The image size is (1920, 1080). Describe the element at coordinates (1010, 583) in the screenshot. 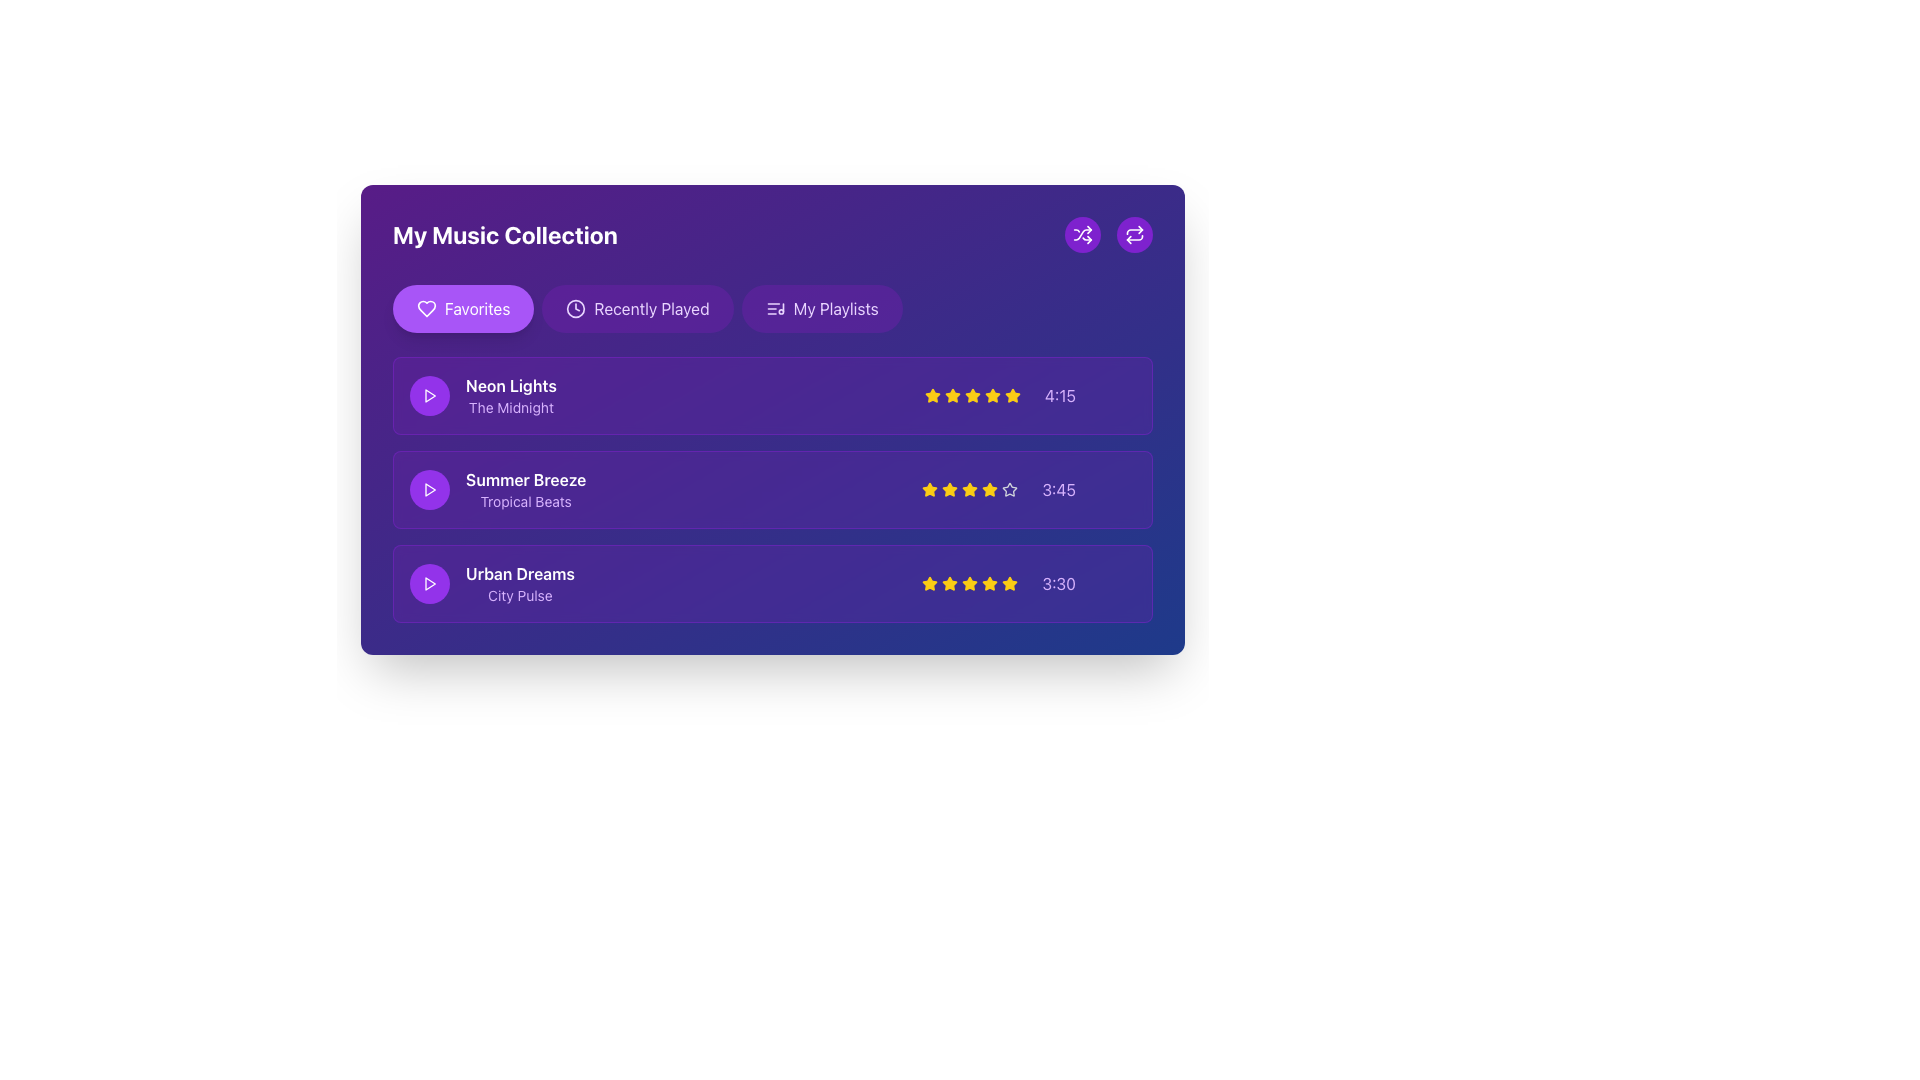

I see `the fifth star icon in the horizontal row of yellow stars to rate the song 'Urban Dreams'` at that location.